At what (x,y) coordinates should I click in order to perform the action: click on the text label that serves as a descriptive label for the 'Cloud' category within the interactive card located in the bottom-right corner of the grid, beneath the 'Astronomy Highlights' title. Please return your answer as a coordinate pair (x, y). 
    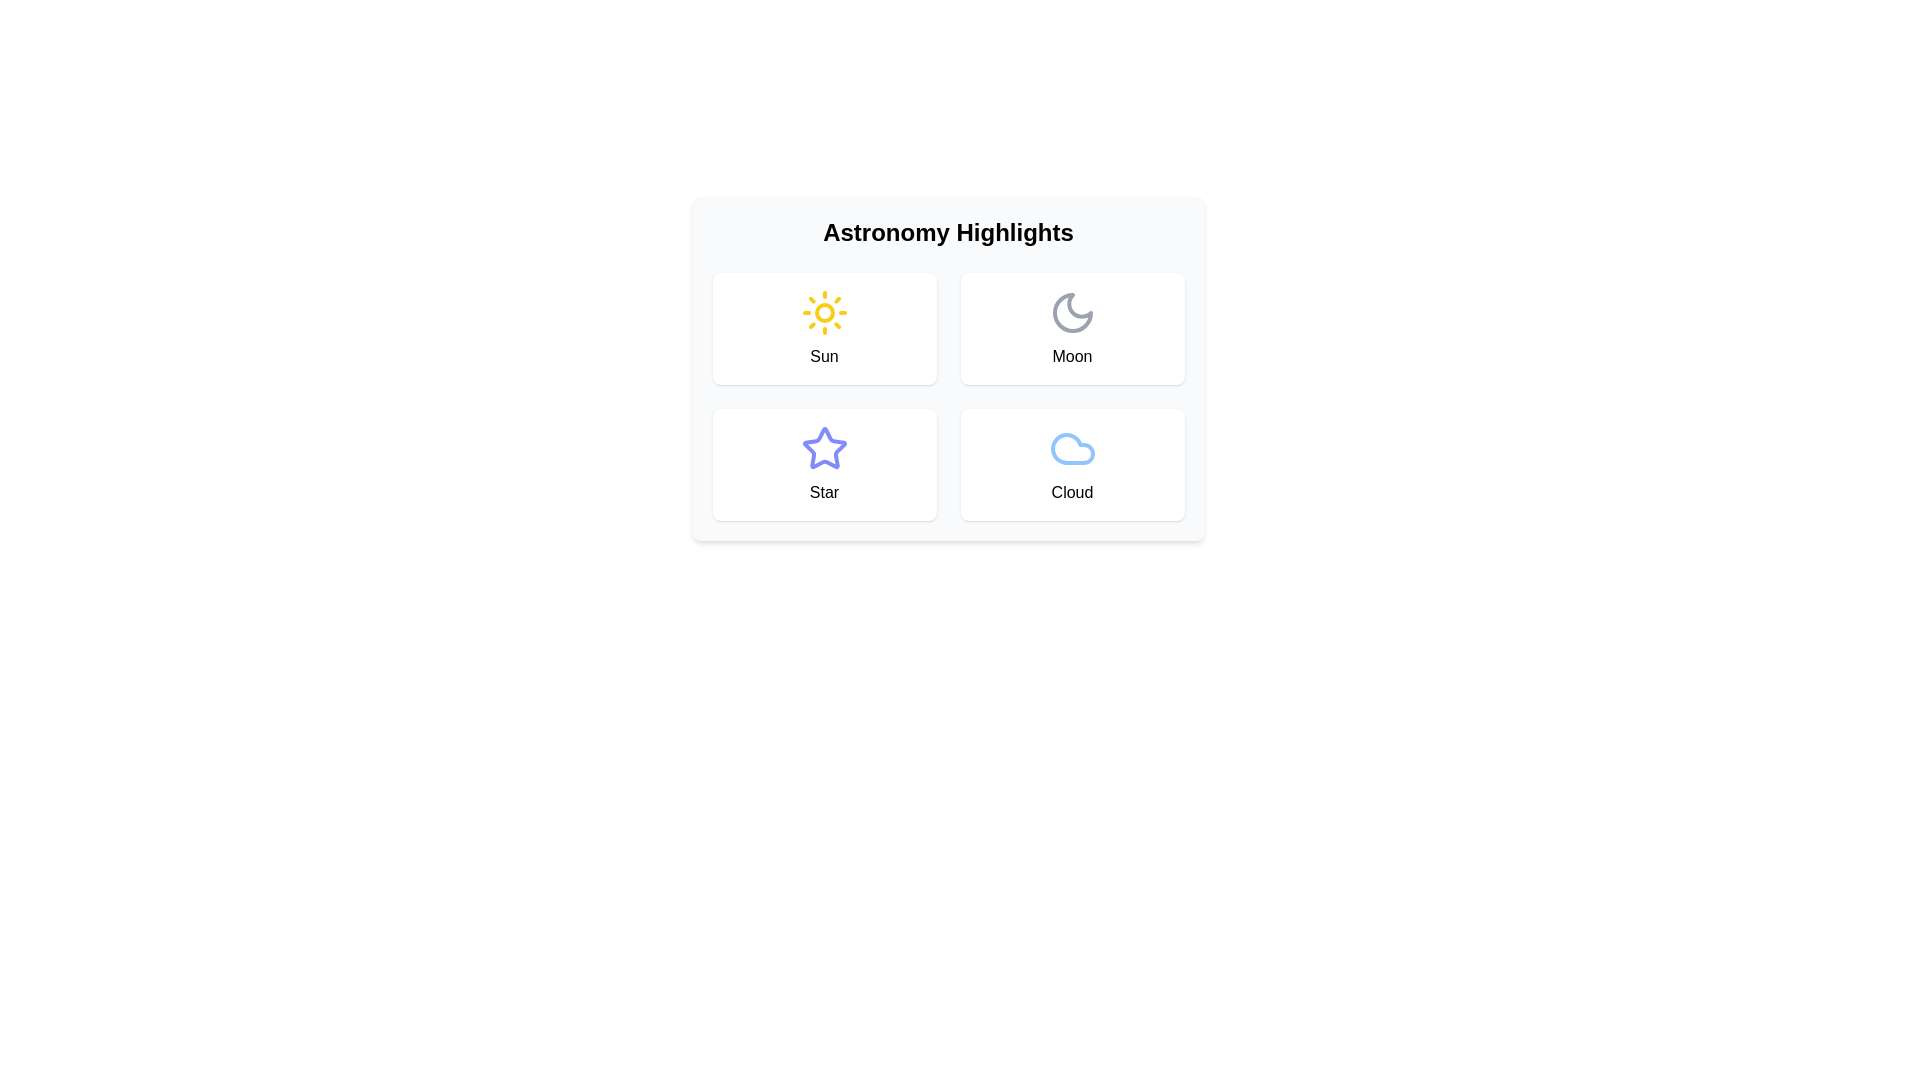
    Looking at the image, I should click on (1071, 493).